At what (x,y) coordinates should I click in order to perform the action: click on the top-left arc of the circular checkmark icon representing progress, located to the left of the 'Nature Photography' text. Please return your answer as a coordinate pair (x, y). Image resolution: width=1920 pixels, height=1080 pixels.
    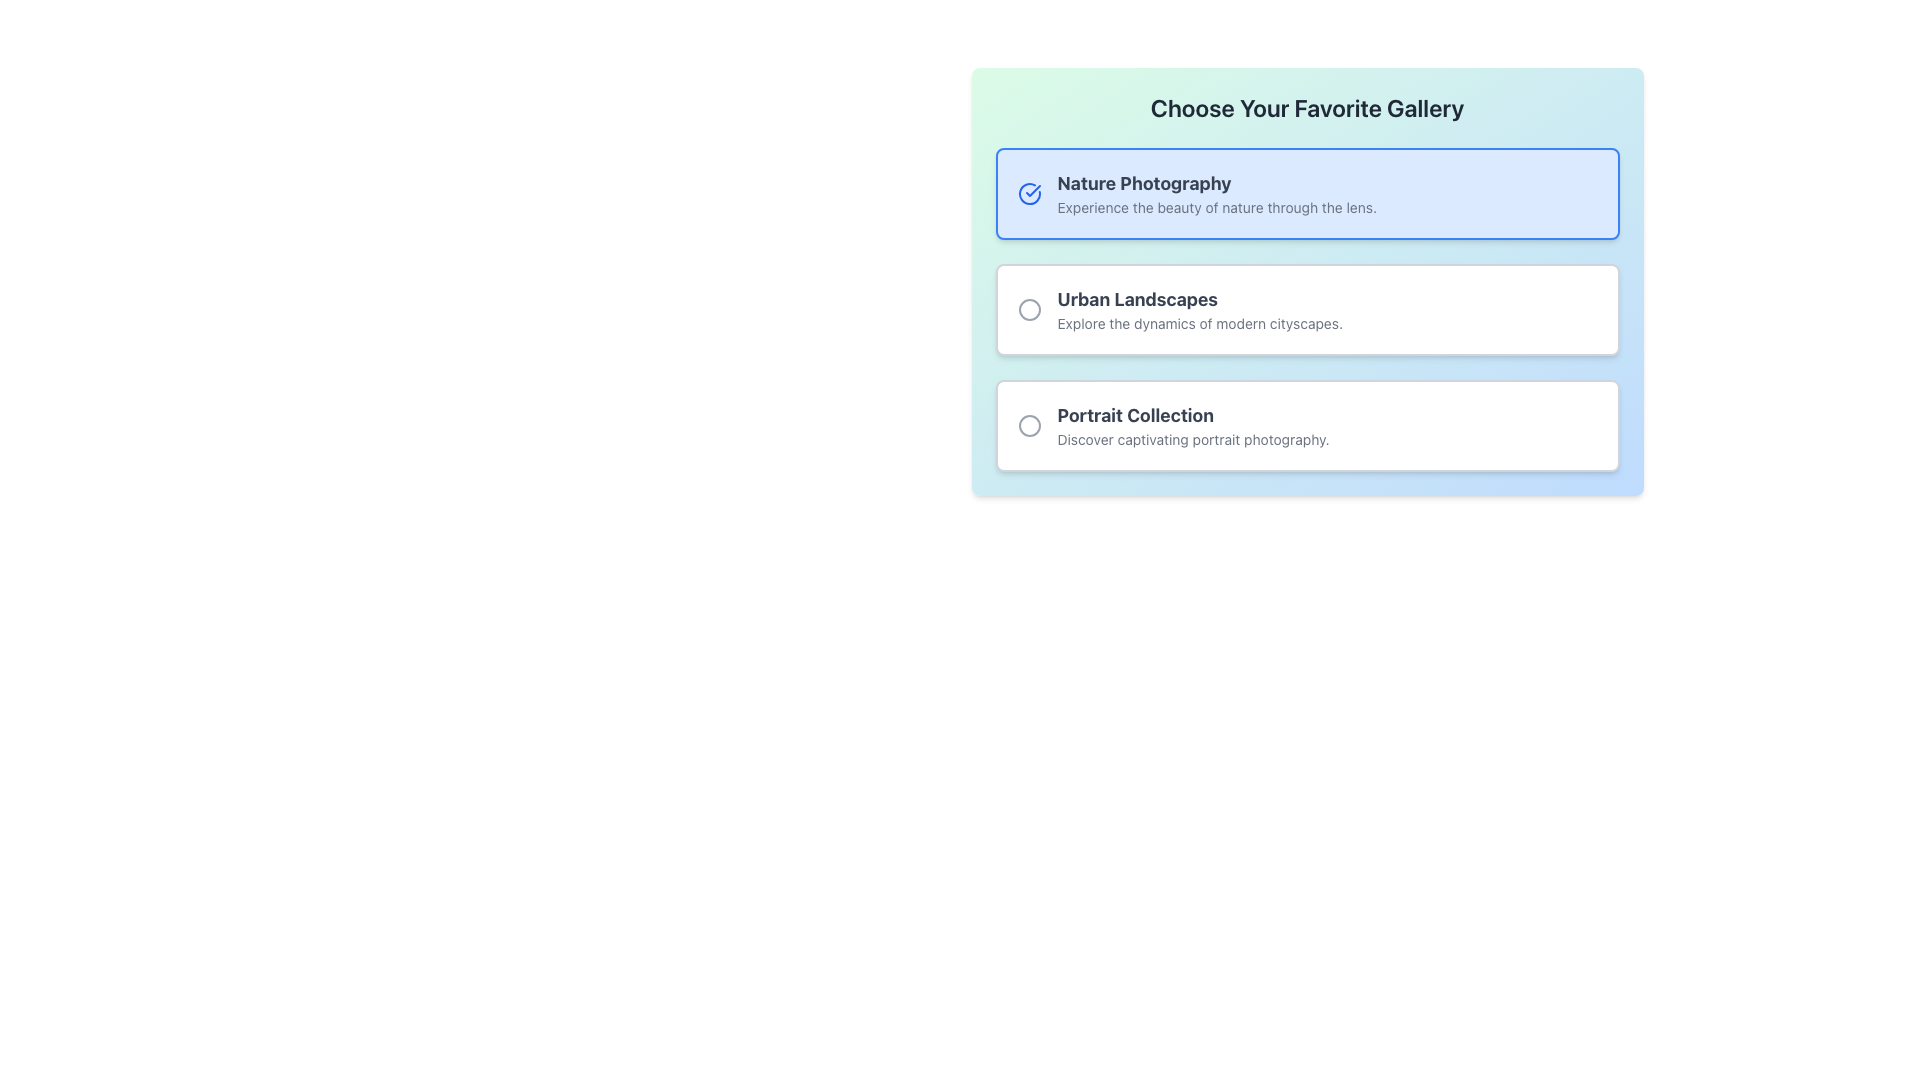
    Looking at the image, I should click on (1029, 193).